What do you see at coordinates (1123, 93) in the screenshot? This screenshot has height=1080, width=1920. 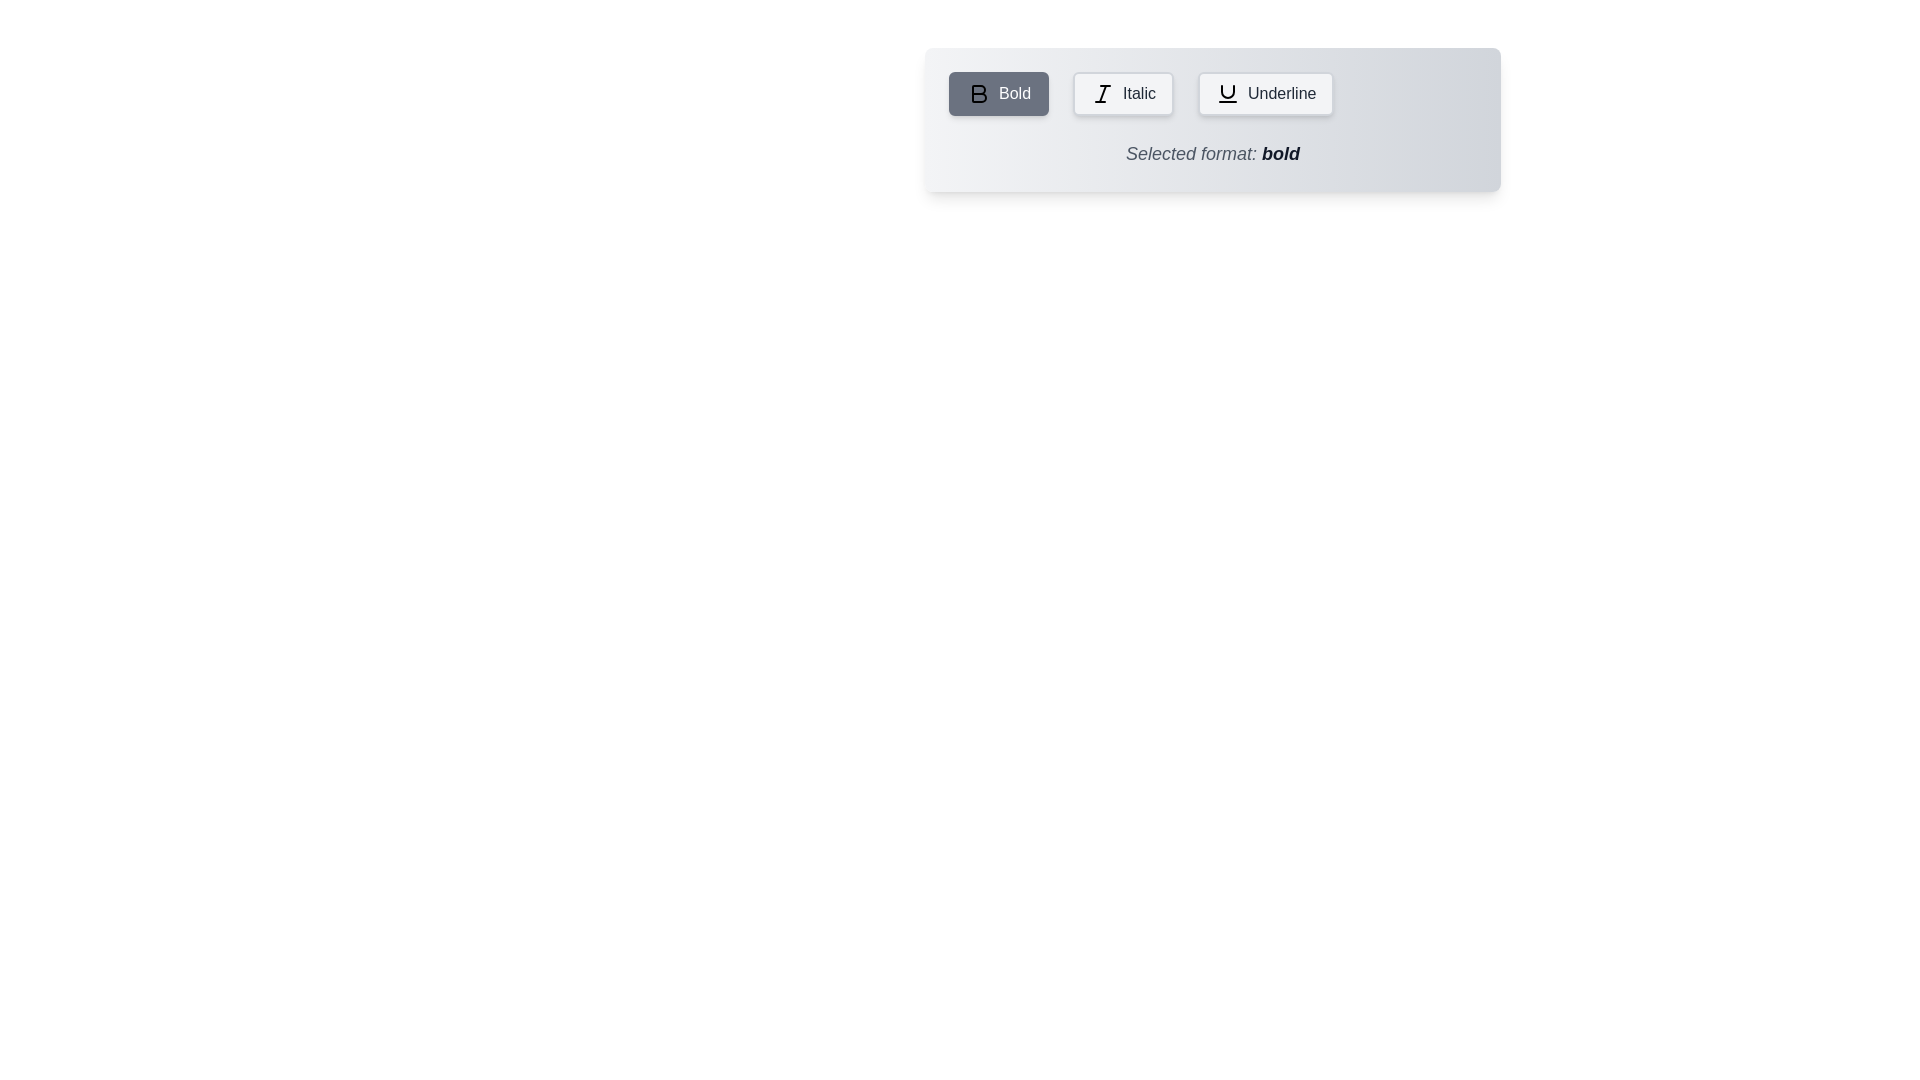 I see `the Italic button to see its hover animation` at bounding box center [1123, 93].